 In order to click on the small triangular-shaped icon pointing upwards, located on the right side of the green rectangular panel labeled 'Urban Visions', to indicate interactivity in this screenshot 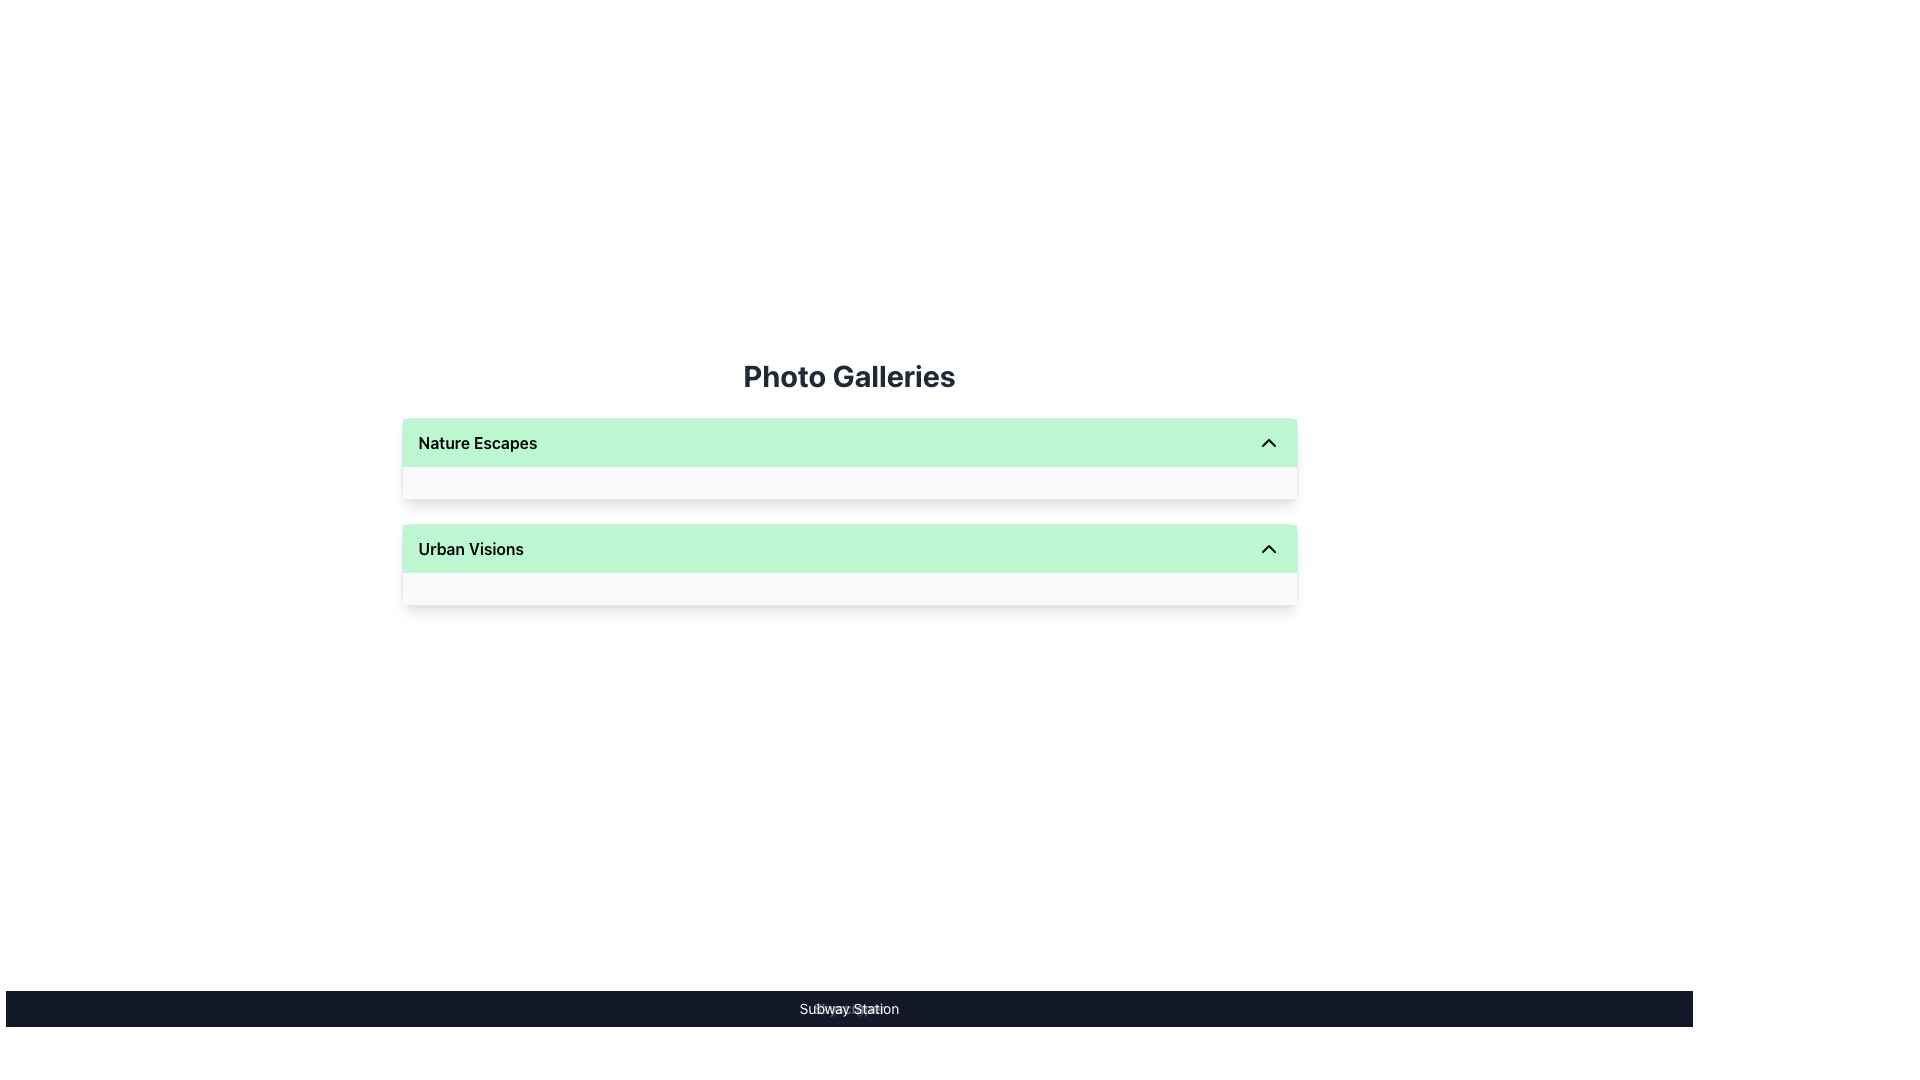, I will do `click(1267, 548)`.